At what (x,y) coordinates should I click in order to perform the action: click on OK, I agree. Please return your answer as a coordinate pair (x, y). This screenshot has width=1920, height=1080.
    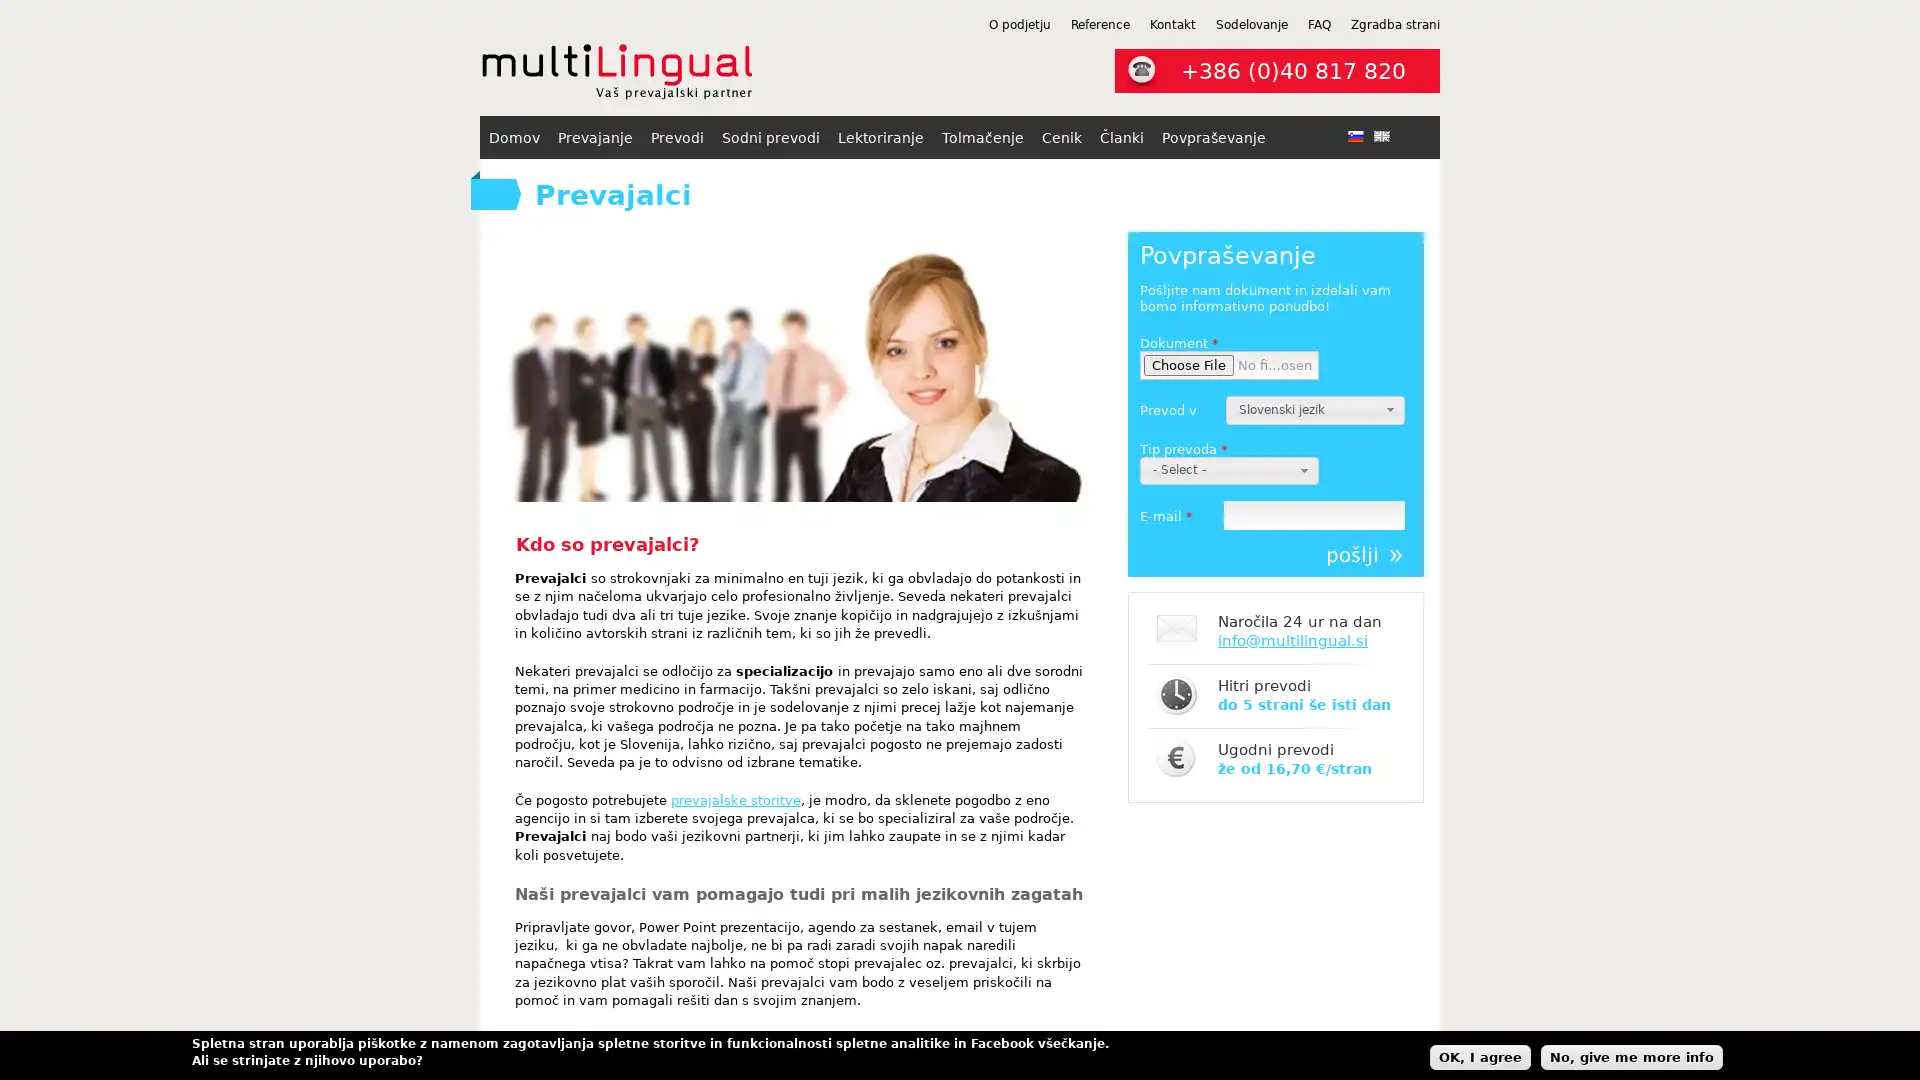
    Looking at the image, I should click on (1480, 1055).